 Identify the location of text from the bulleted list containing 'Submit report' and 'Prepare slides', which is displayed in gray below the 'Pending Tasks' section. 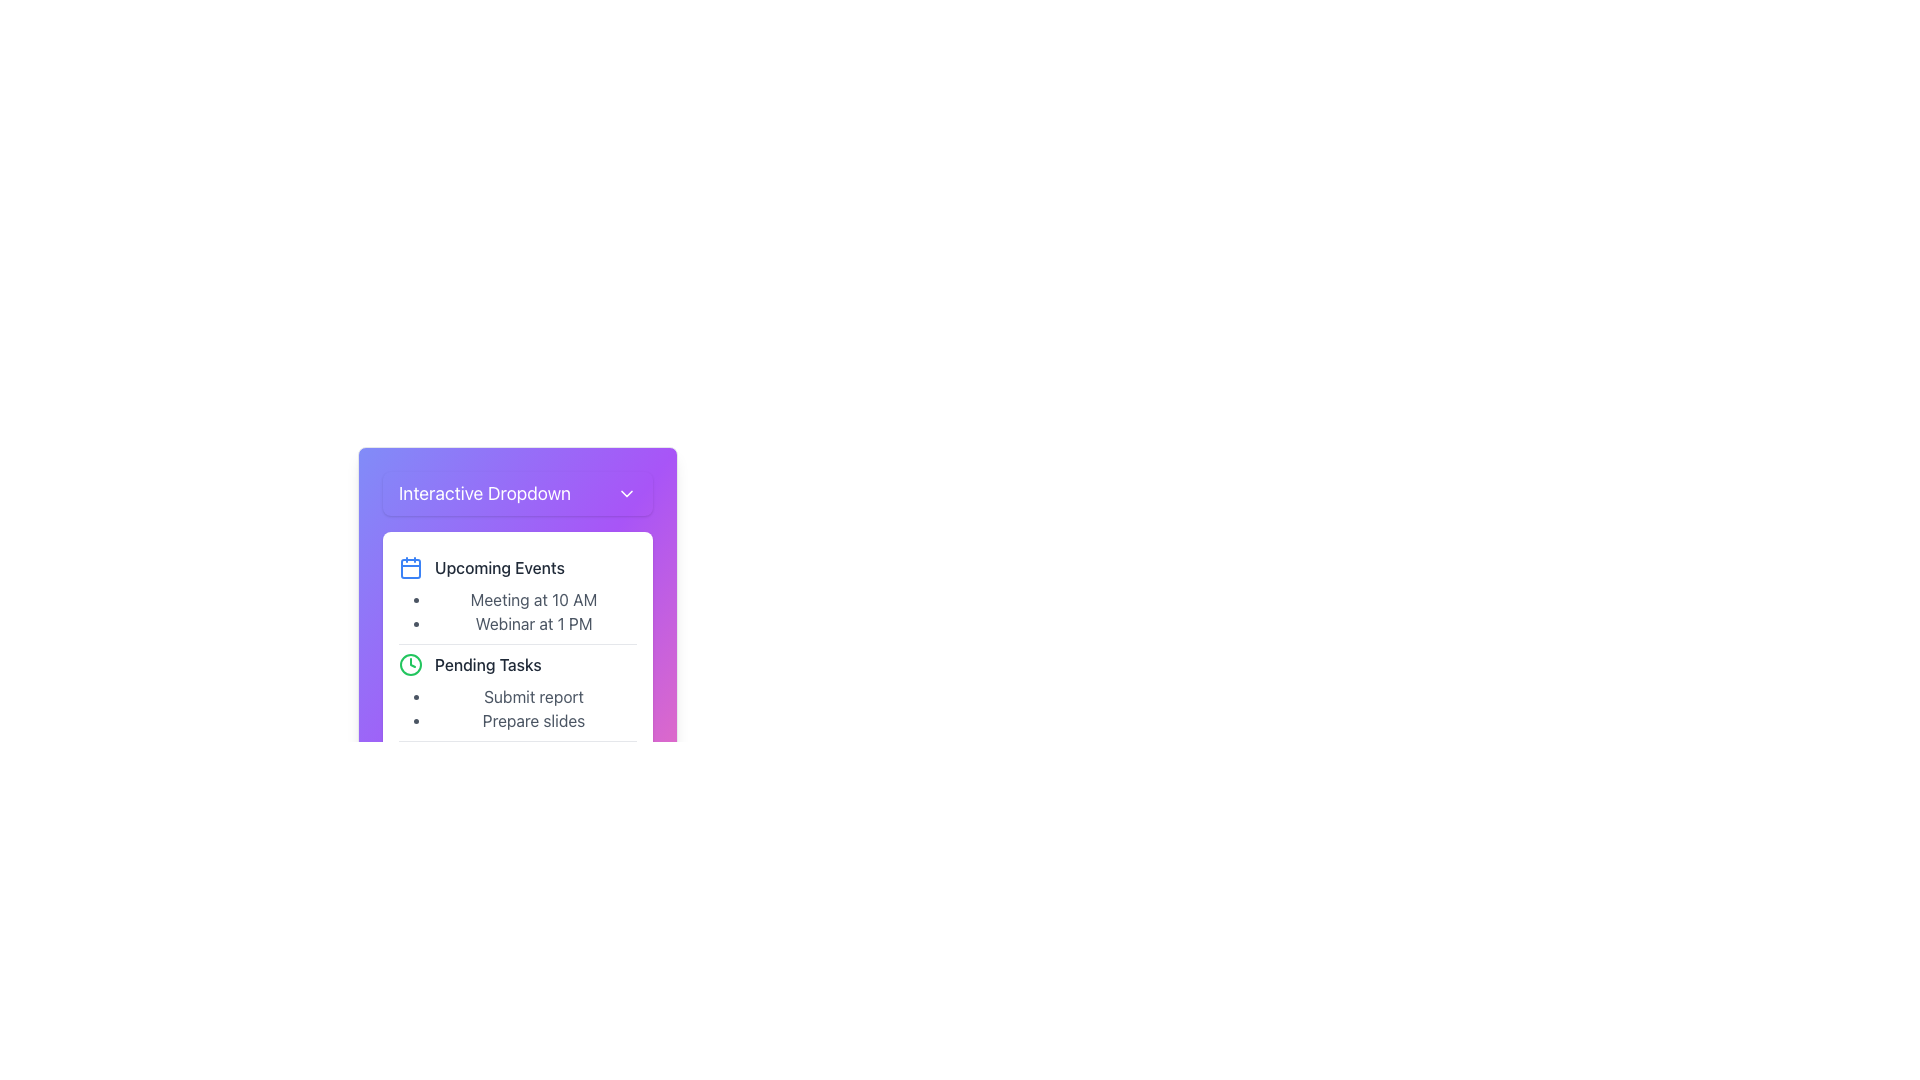
(533, 708).